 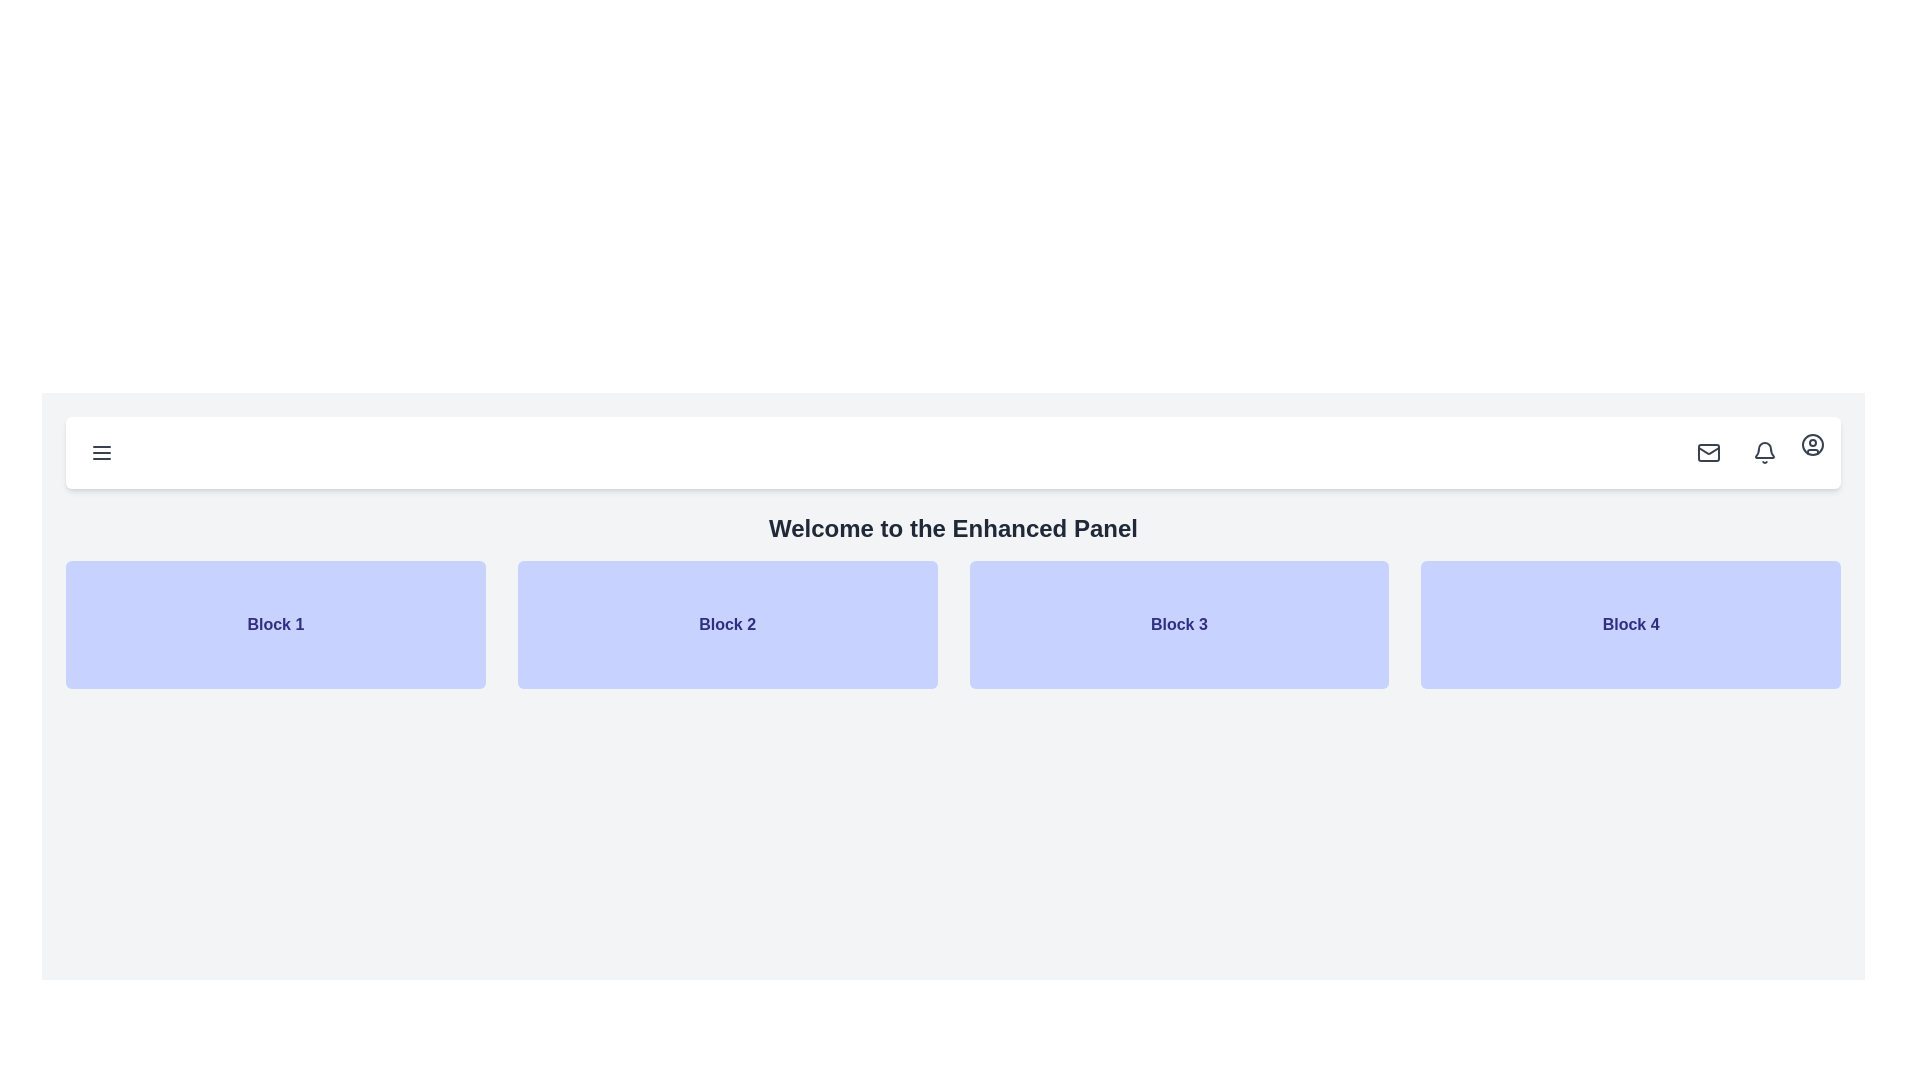 I want to click on the label text that identifies the first block in a set of sections, located in the center of the first block from the left in a row of four visually identical blocks, so click(x=274, y=623).